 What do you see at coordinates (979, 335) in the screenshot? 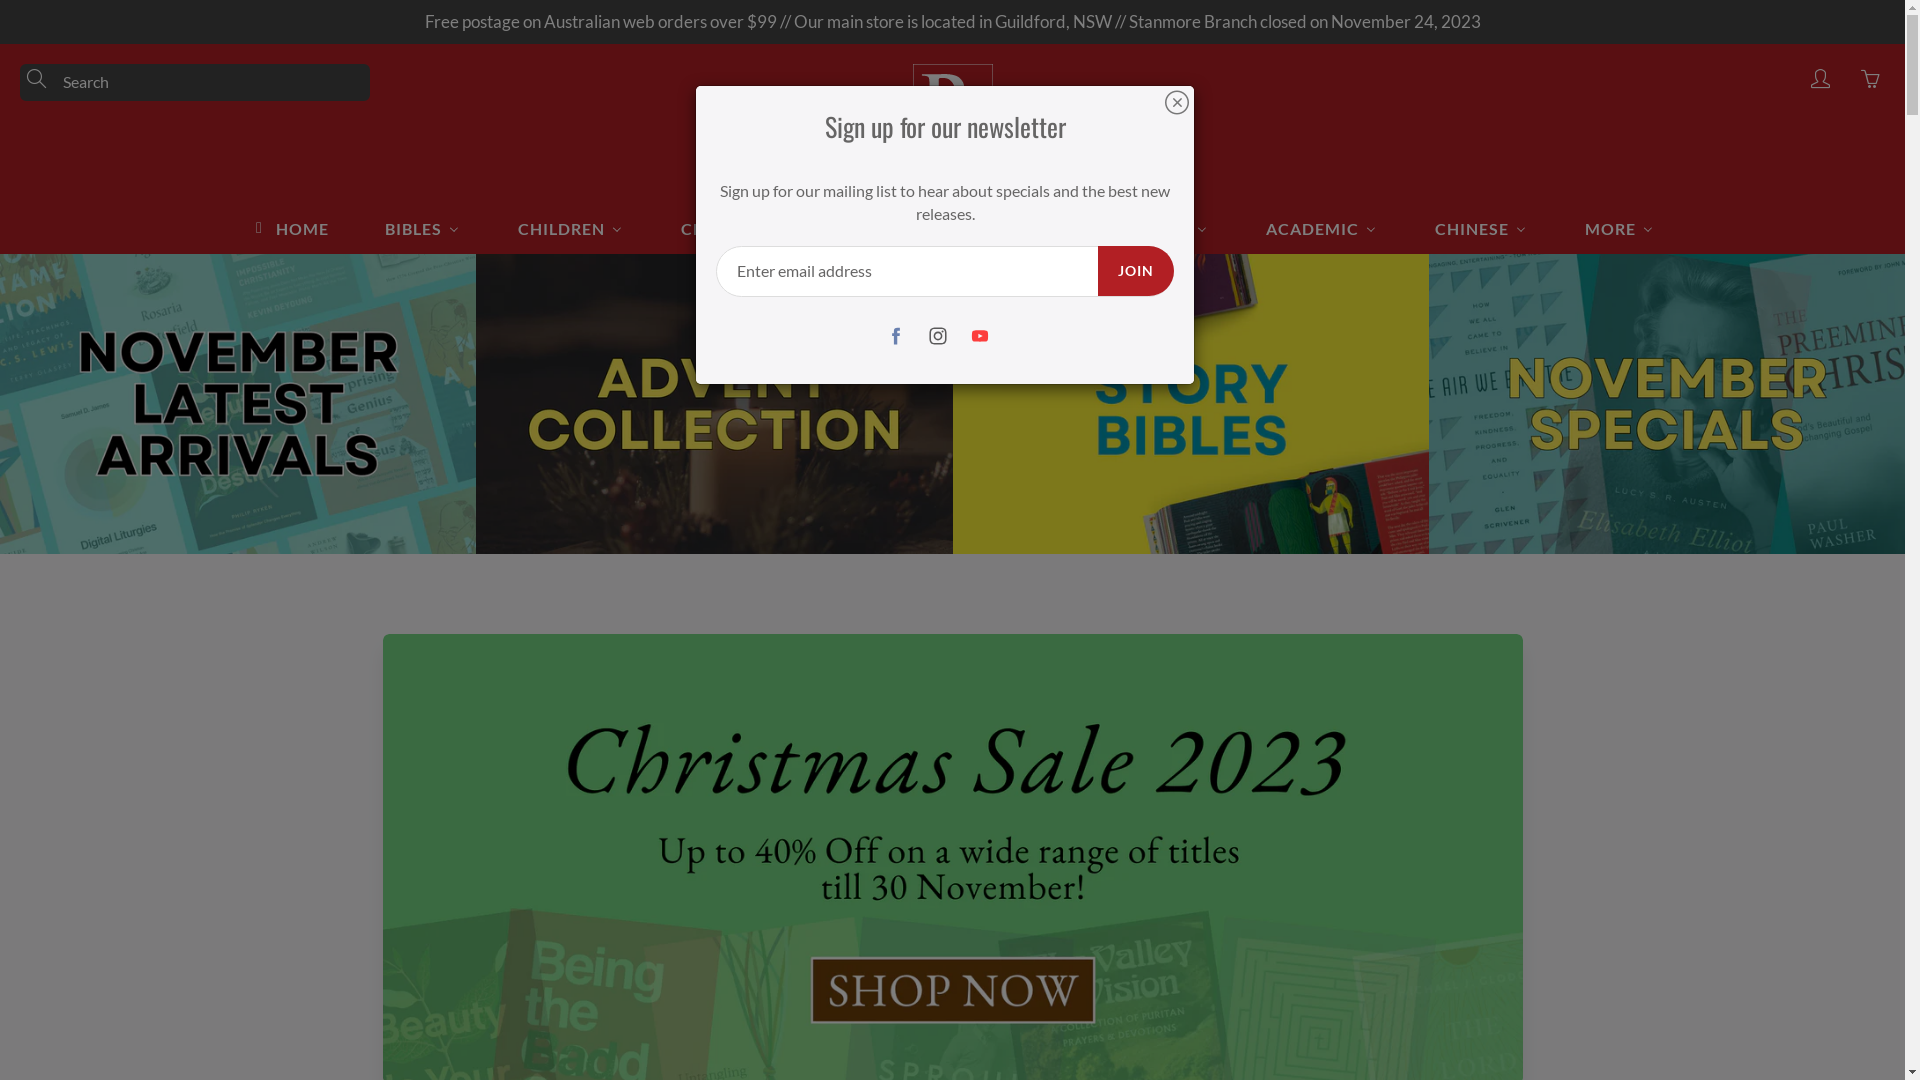
I see `'YouTube'` at bounding box center [979, 335].